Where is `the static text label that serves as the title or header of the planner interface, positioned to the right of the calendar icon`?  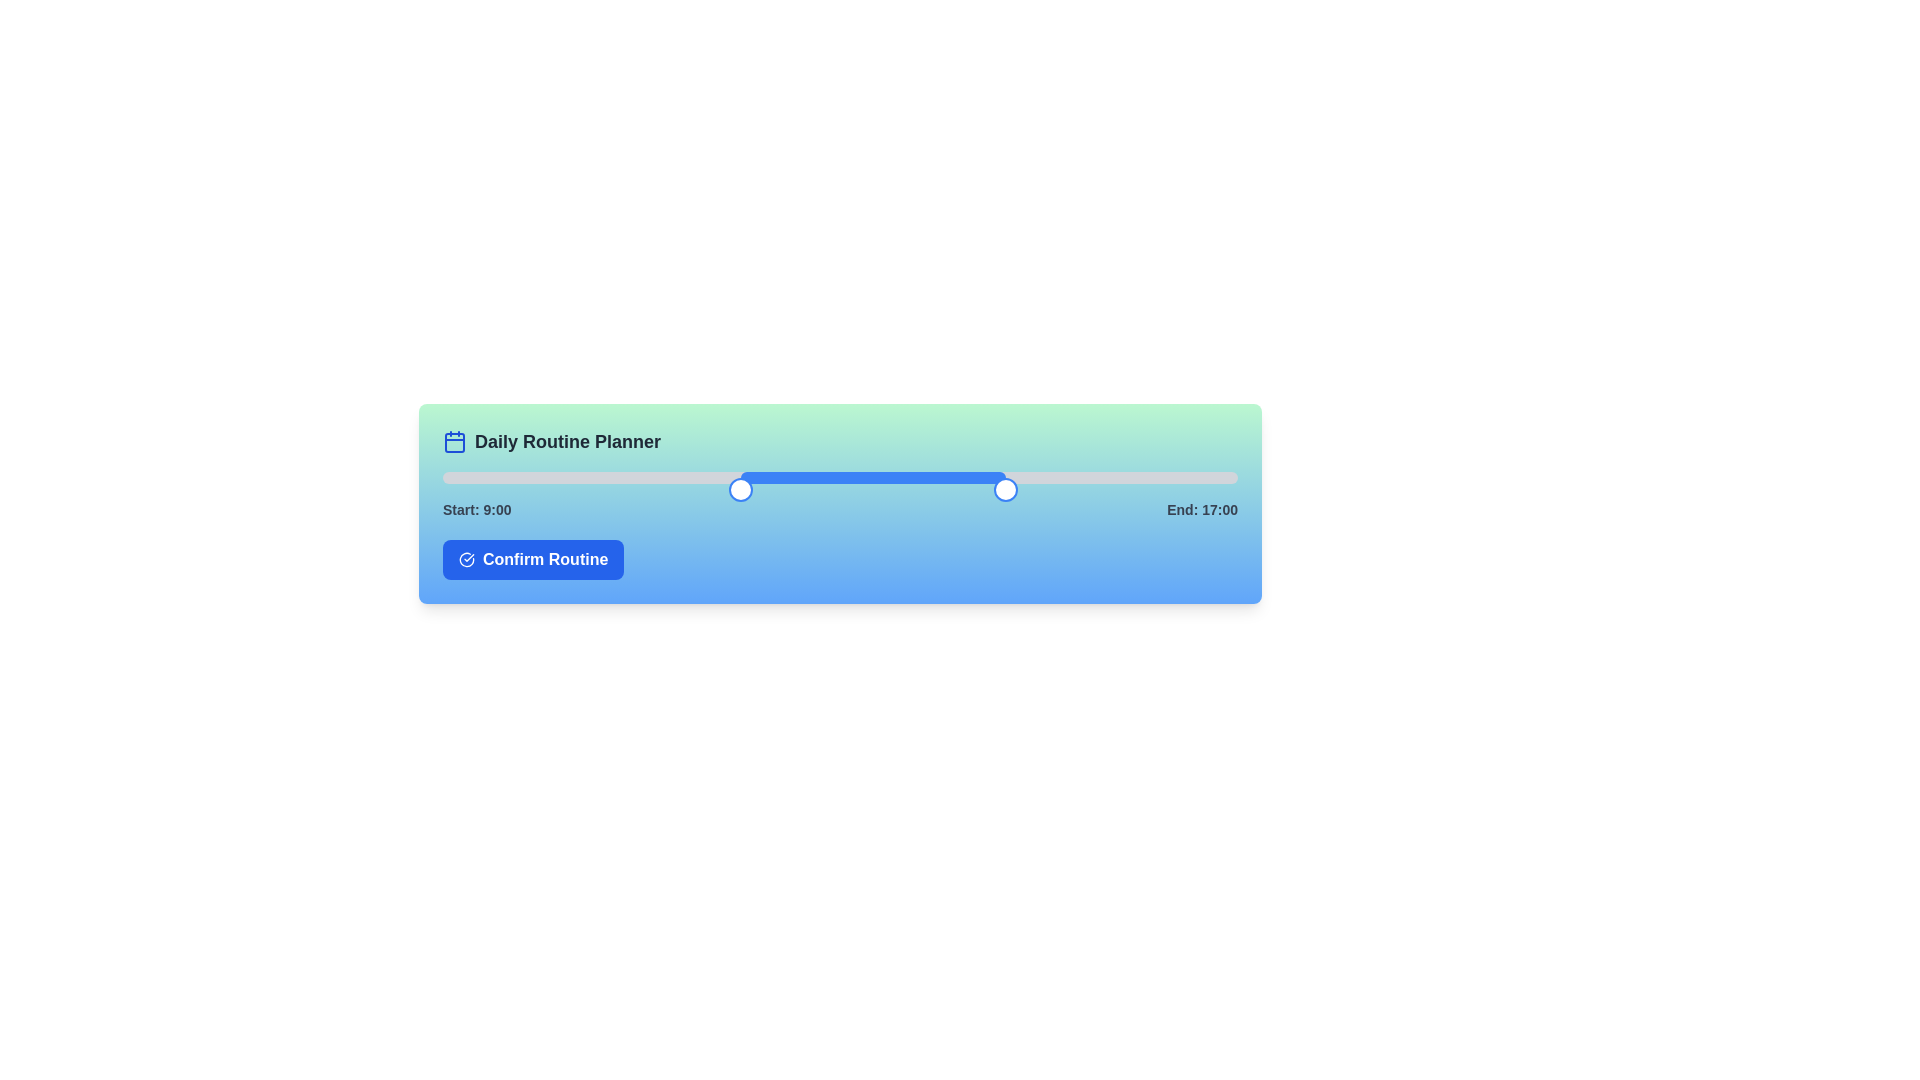 the static text label that serves as the title or header of the planner interface, positioned to the right of the calendar icon is located at coordinates (566, 441).